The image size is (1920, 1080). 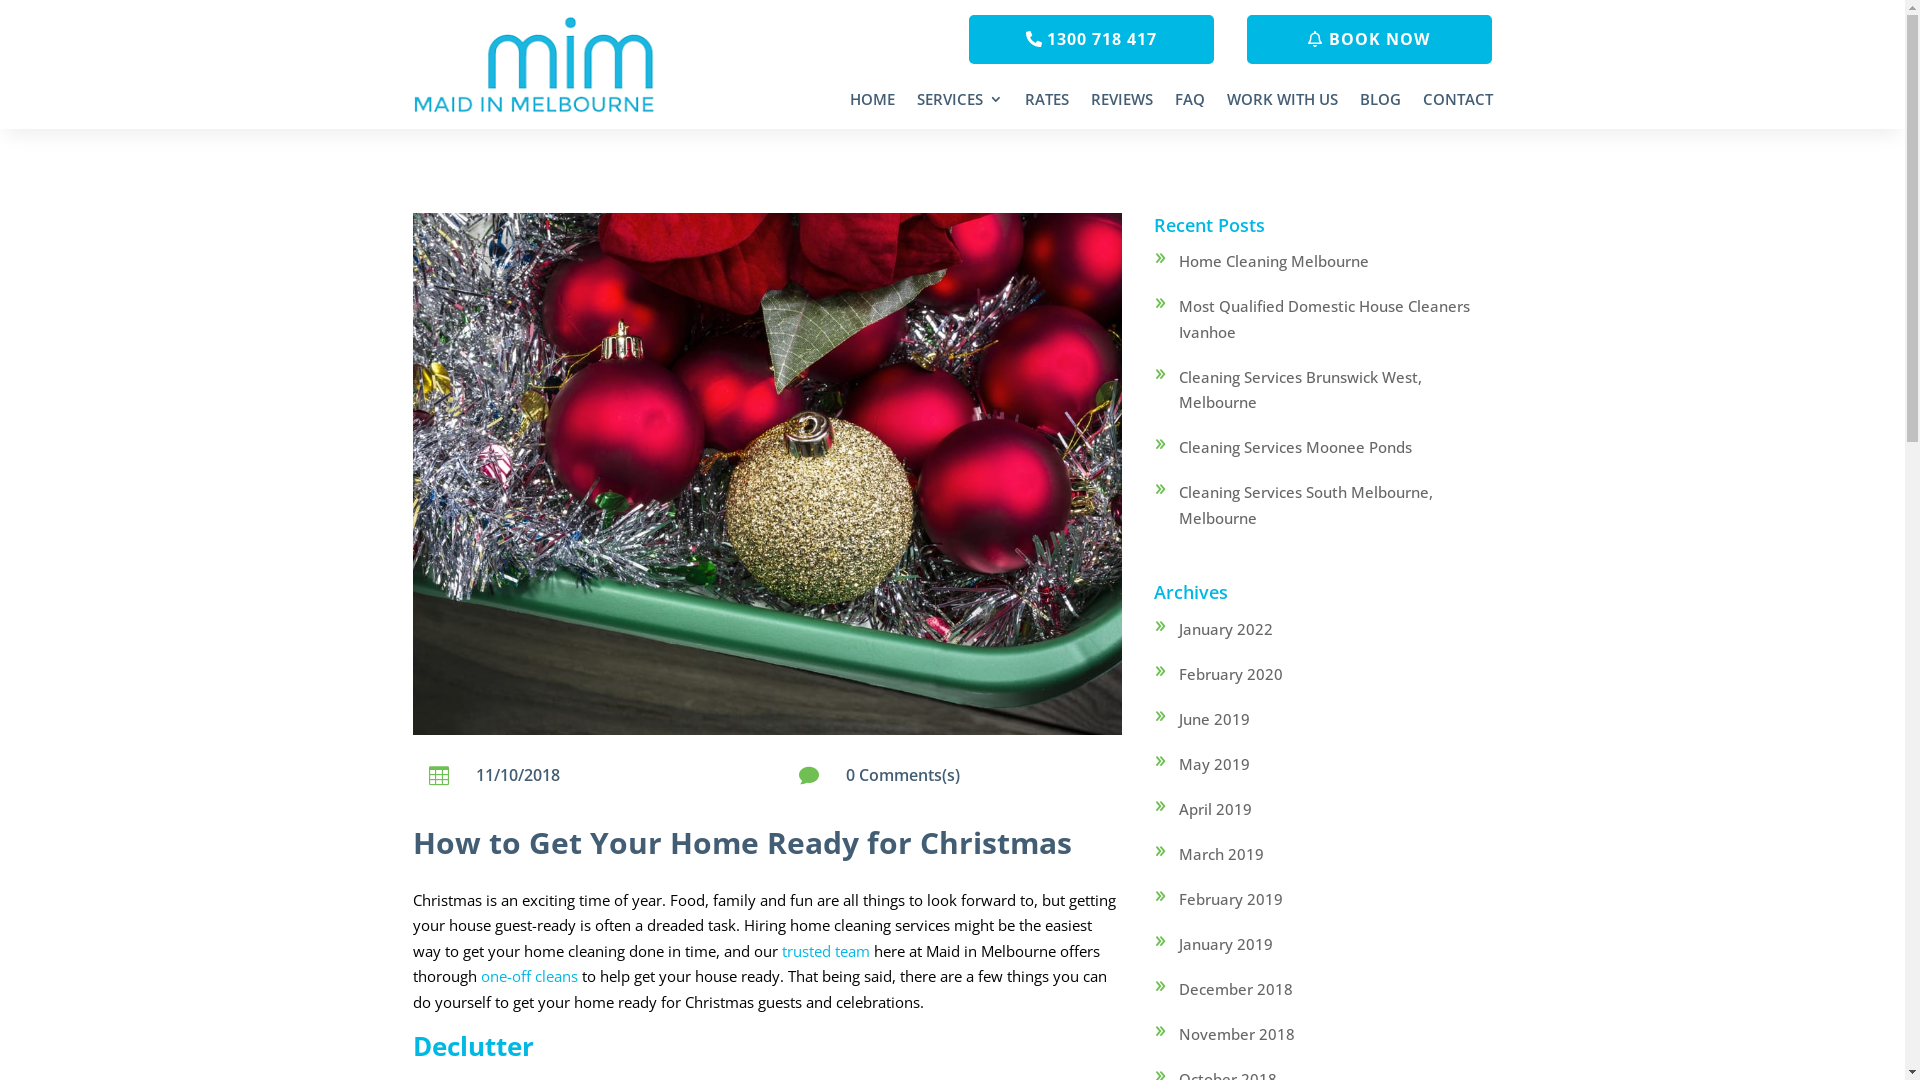 I want to click on 'January 2022', so click(x=1224, y=627).